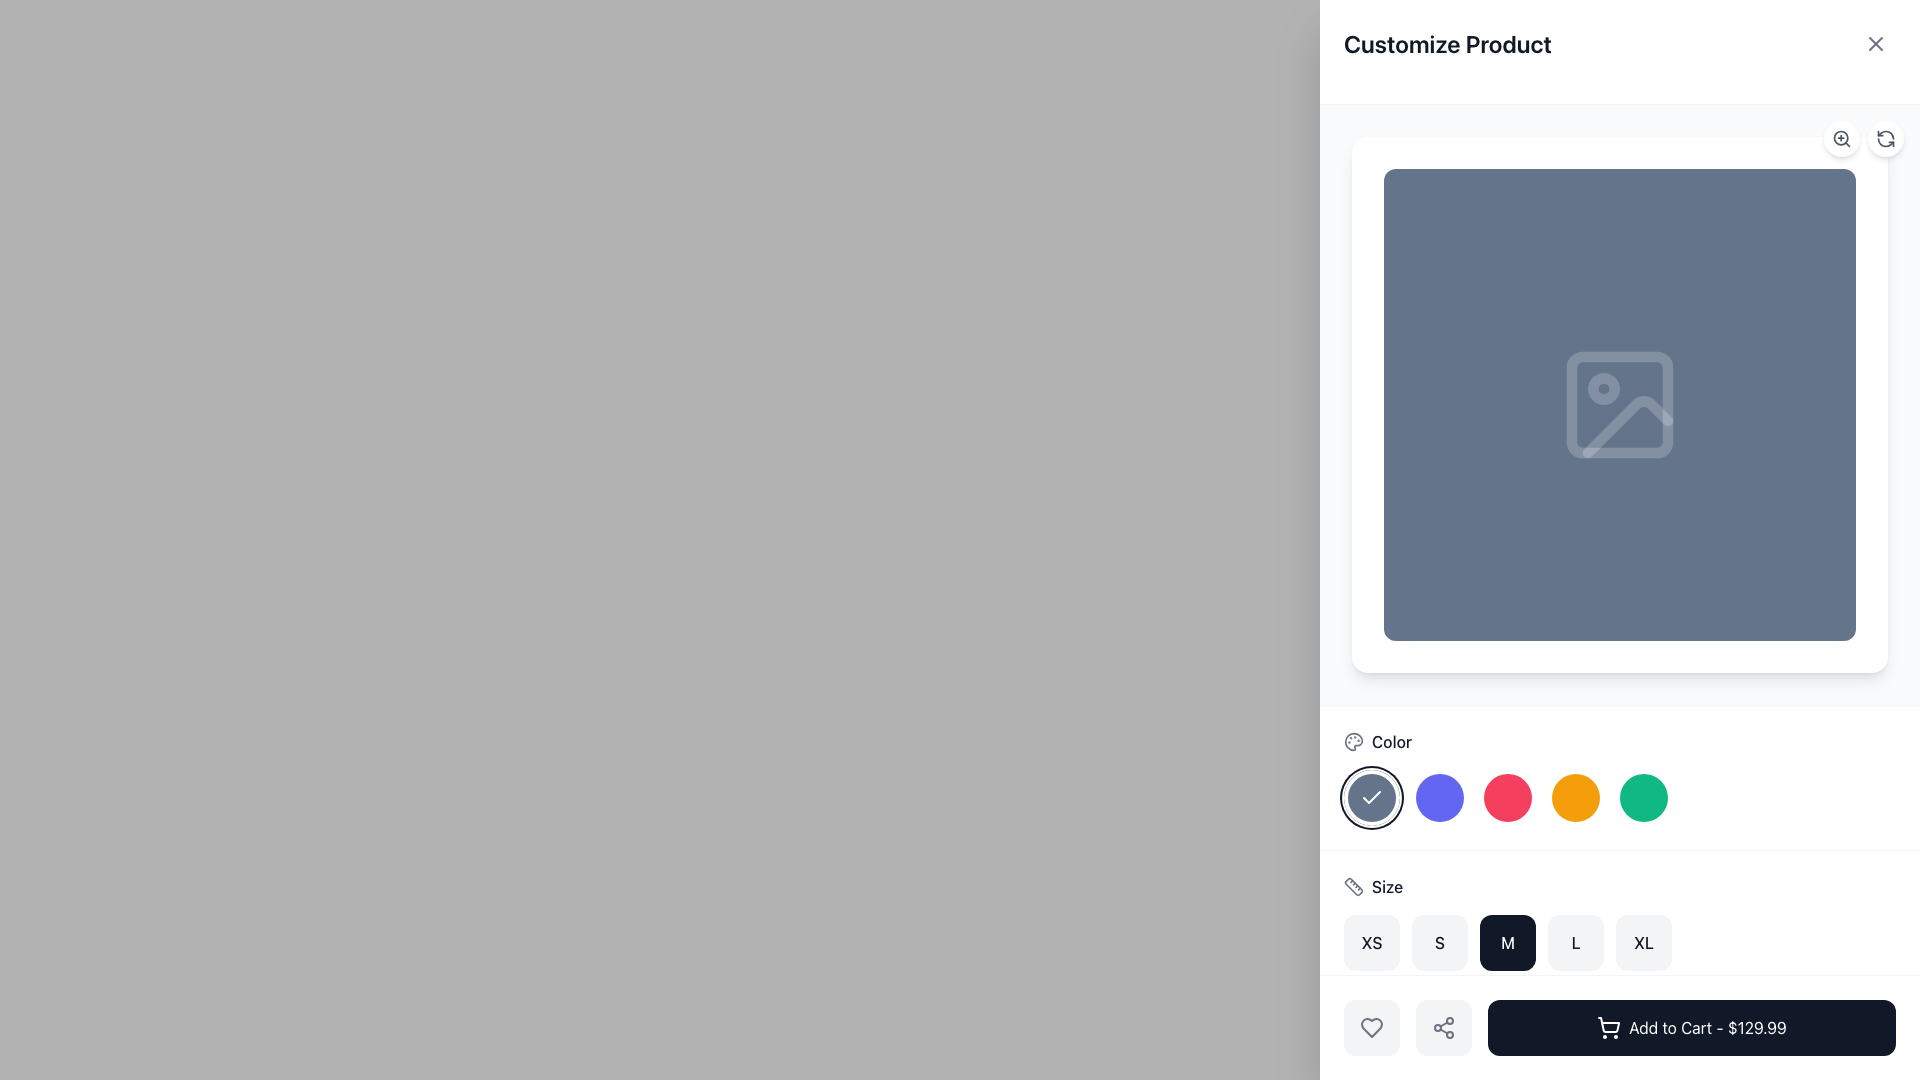 This screenshot has height=1080, width=1920. I want to click on the close icon button located in the top right corner of the interface panel, so click(1875, 43).